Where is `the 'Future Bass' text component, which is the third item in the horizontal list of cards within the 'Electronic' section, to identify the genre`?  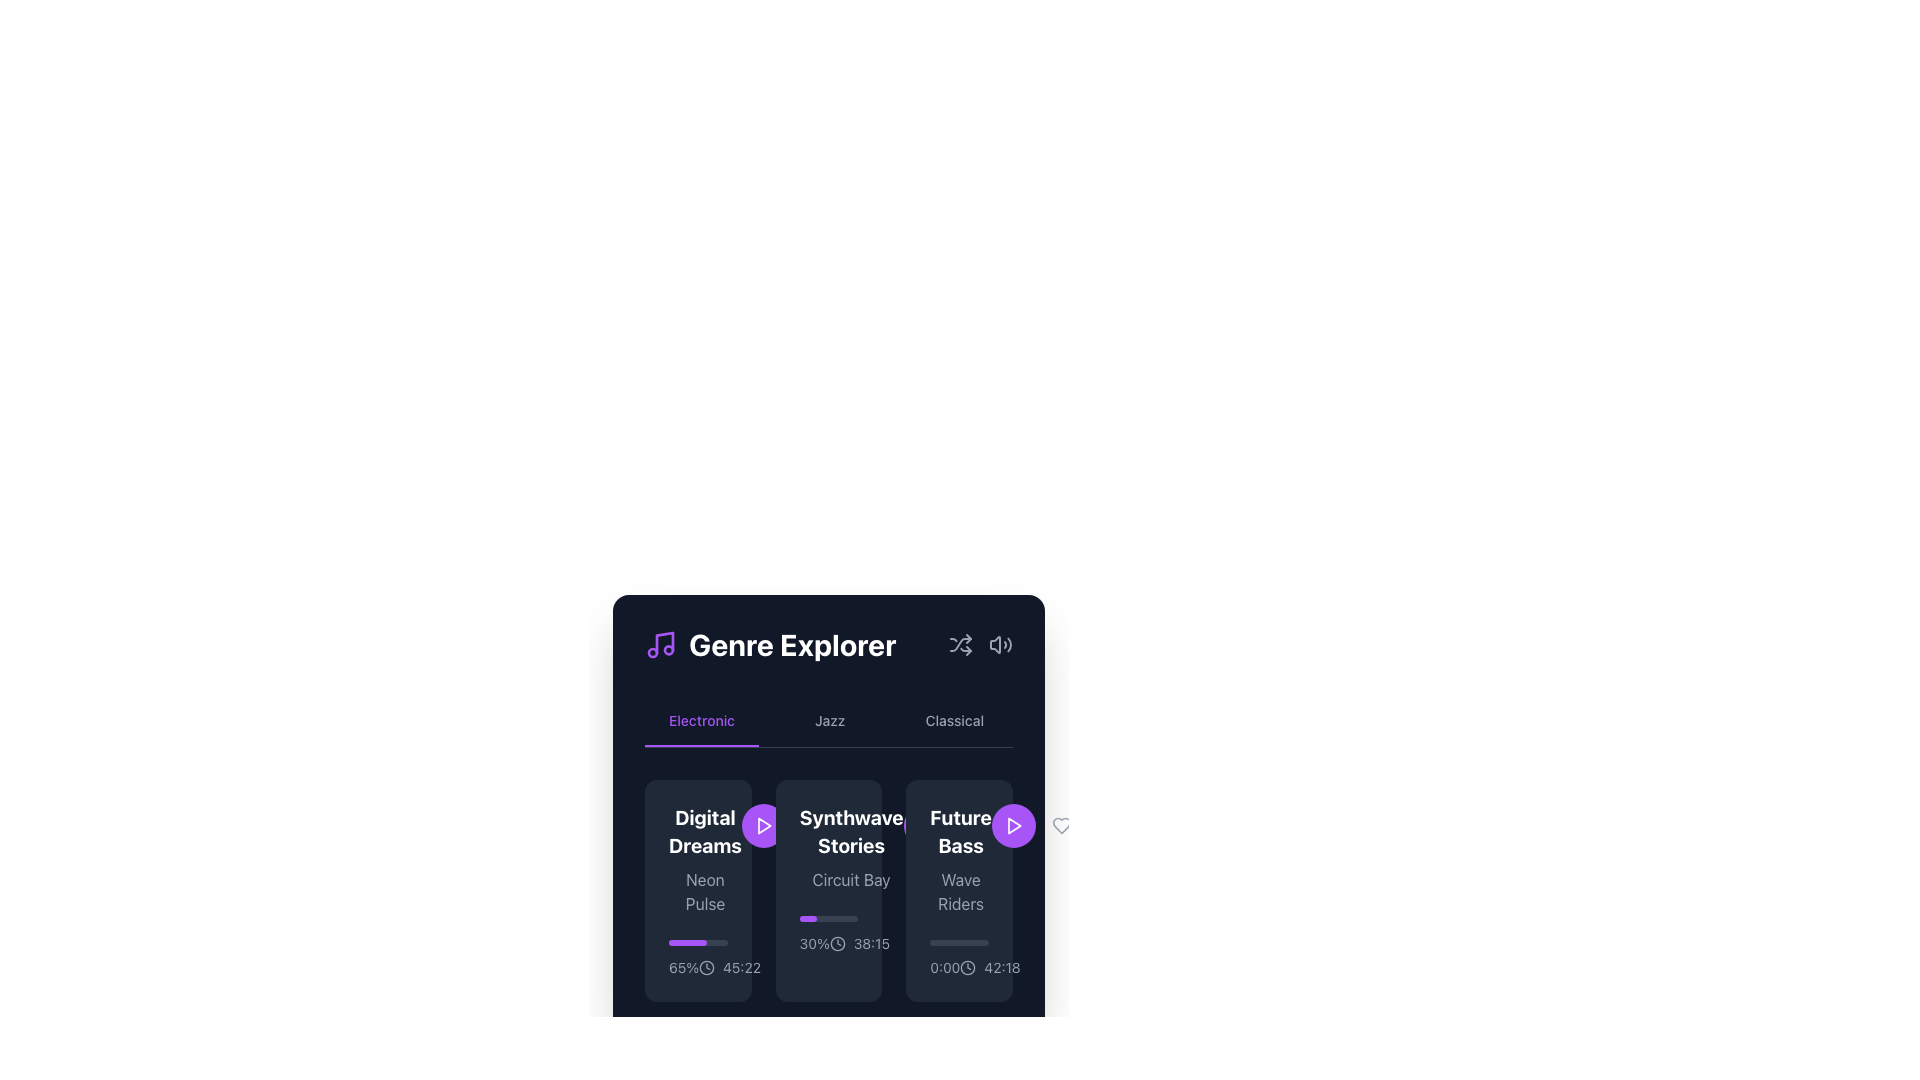
the 'Future Bass' text component, which is the third item in the horizontal list of cards within the 'Electronic' section, to identify the genre is located at coordinates (961, 859).